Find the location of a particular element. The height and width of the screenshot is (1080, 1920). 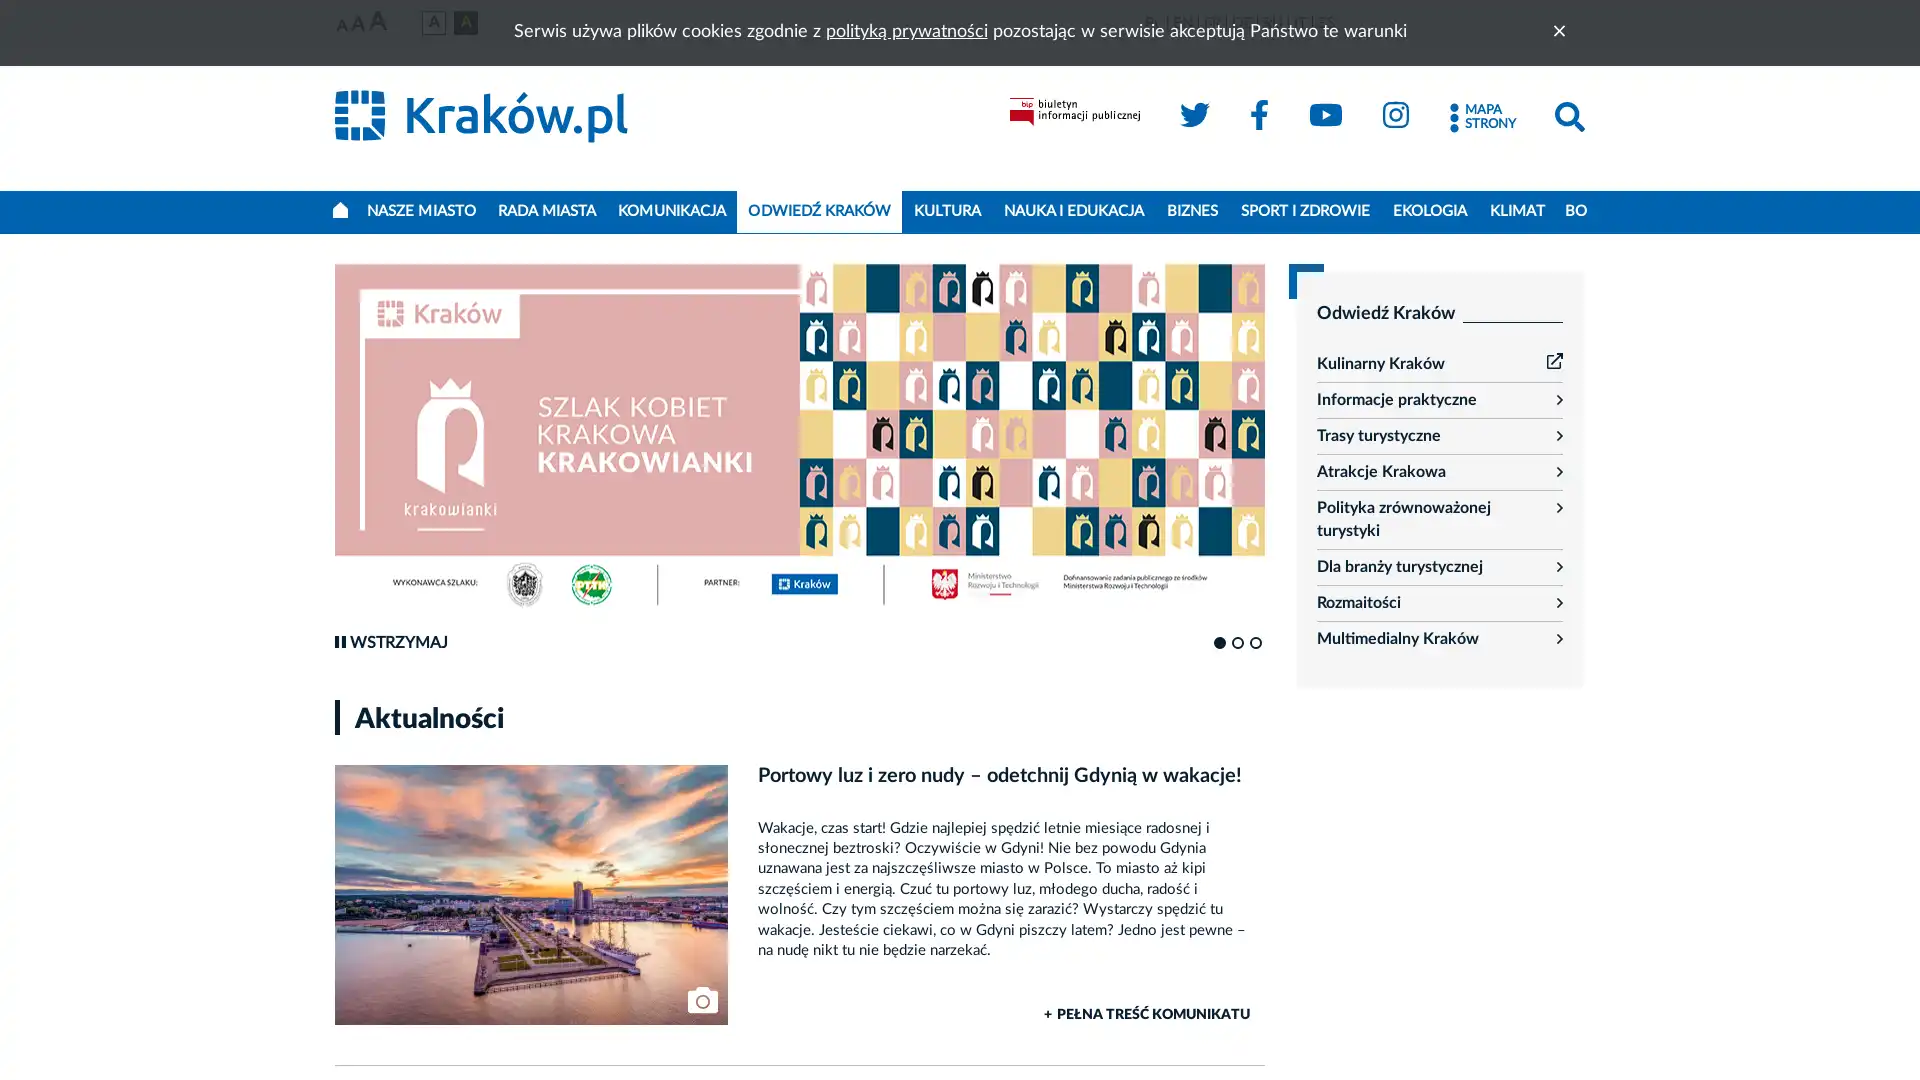

Wersja czarno-zota is located at coordinates (464, 22).